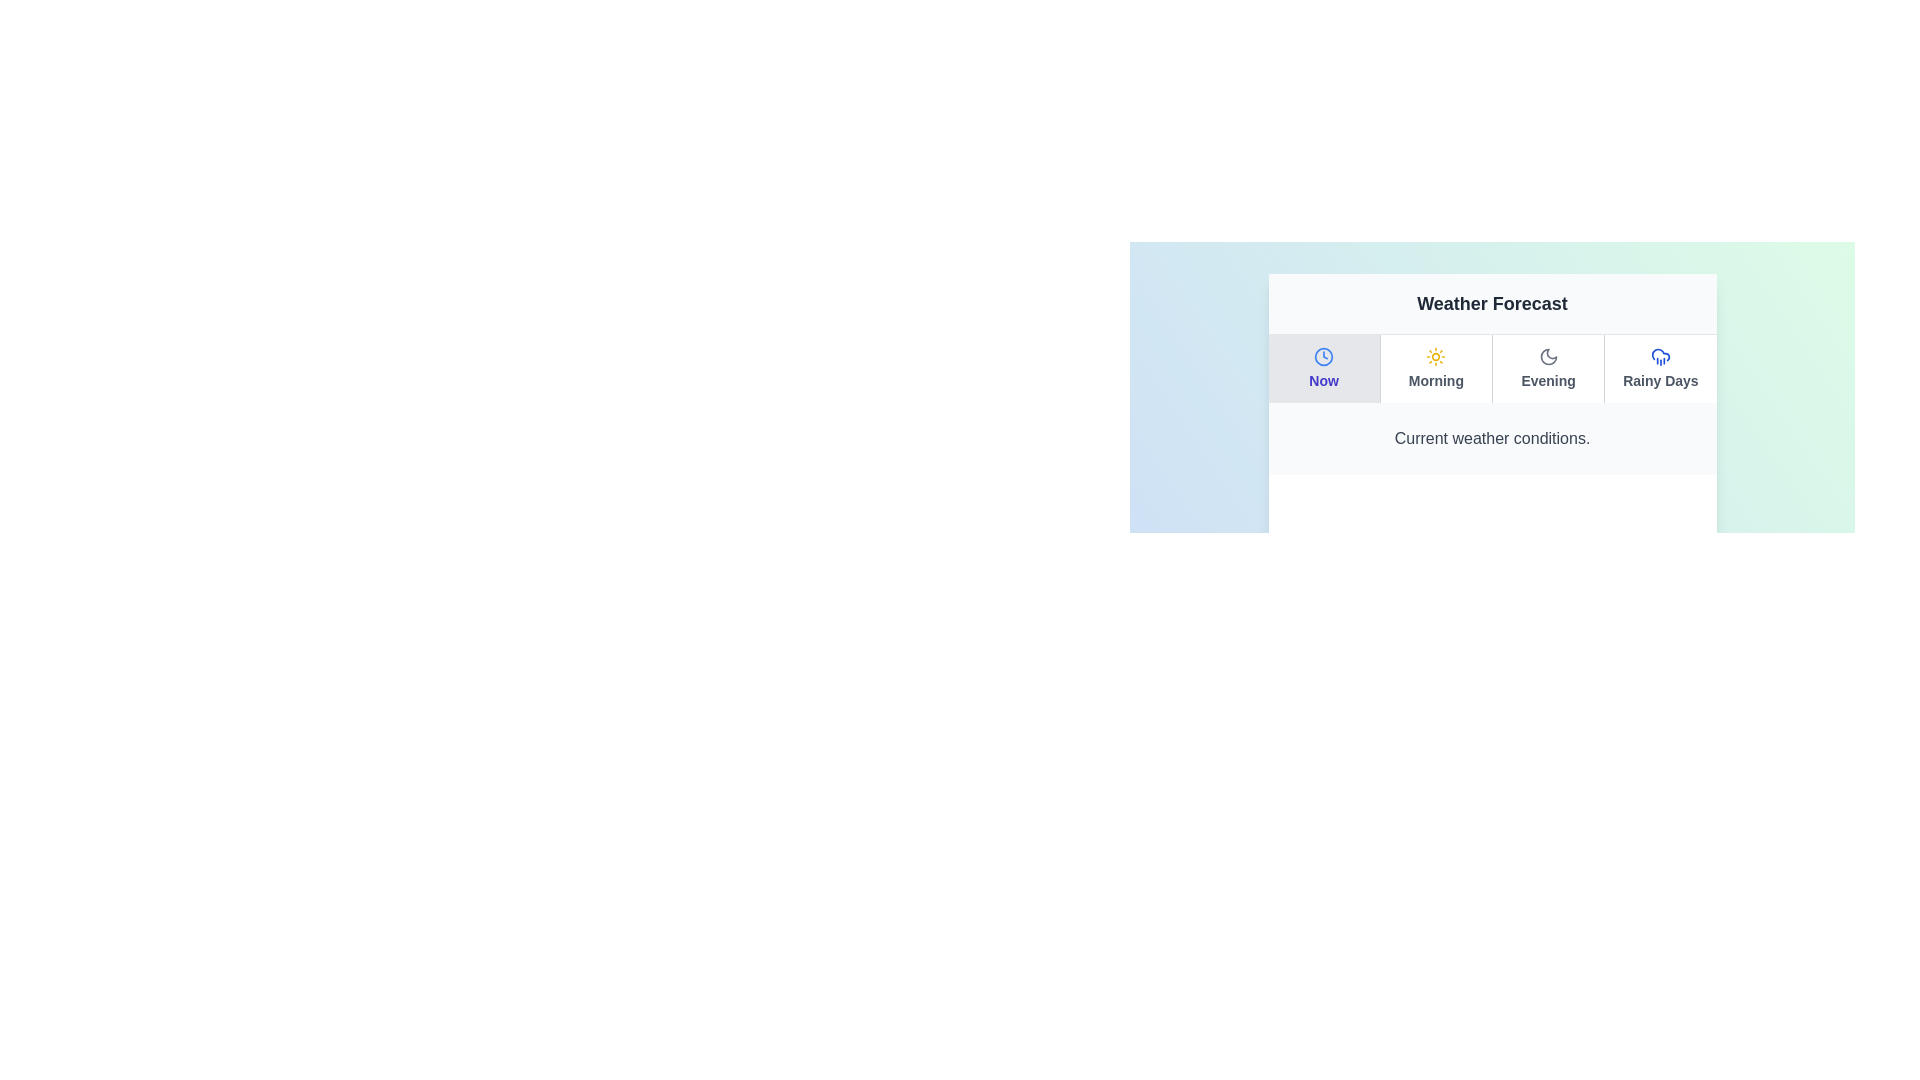 This screenshot has height=1080, width=1920. What do you see at coordinates (1434, 369) in the screenshot?
I see `the 'Morning' button, which is the second item in a horizontal group of options between the 'Now' and 'Evening' buttons` at bounding box center [1434, 369].